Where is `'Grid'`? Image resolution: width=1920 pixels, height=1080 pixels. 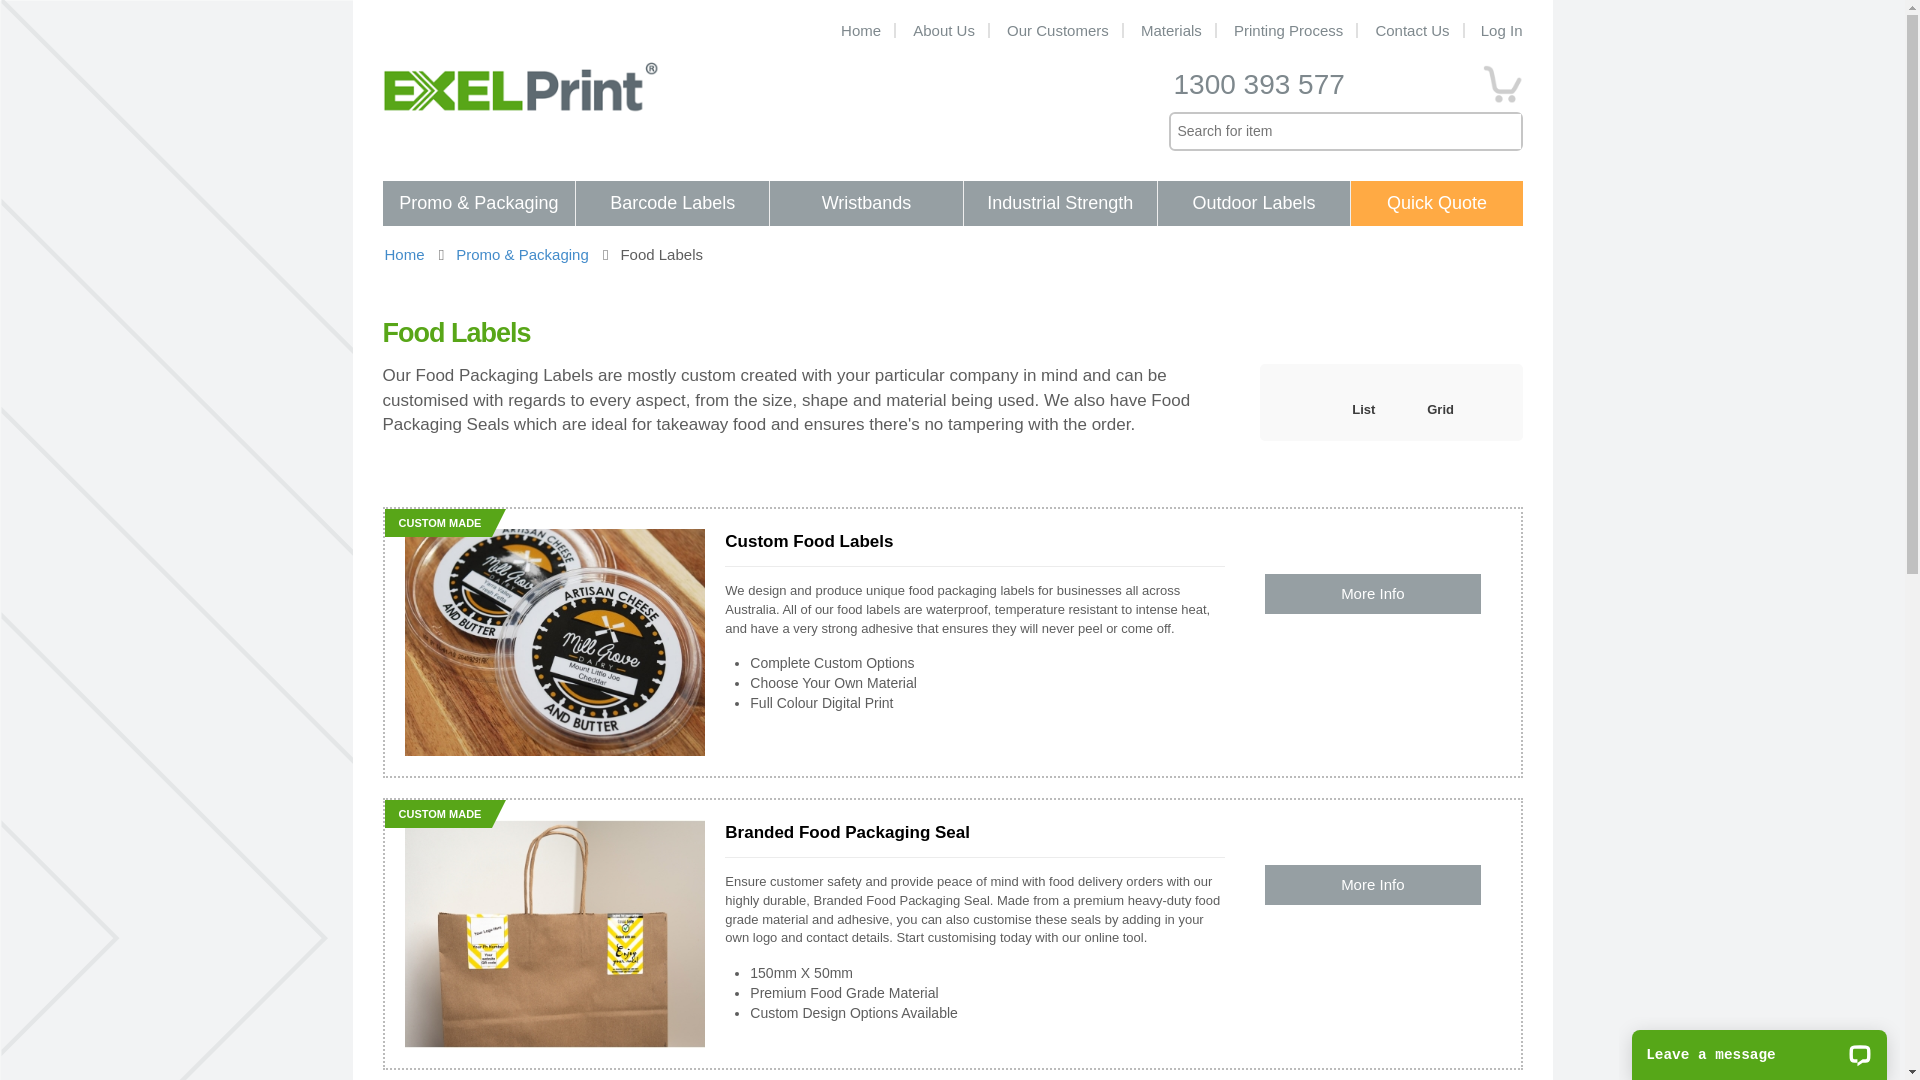 'Grid' is located at coordinates (1440, 408).